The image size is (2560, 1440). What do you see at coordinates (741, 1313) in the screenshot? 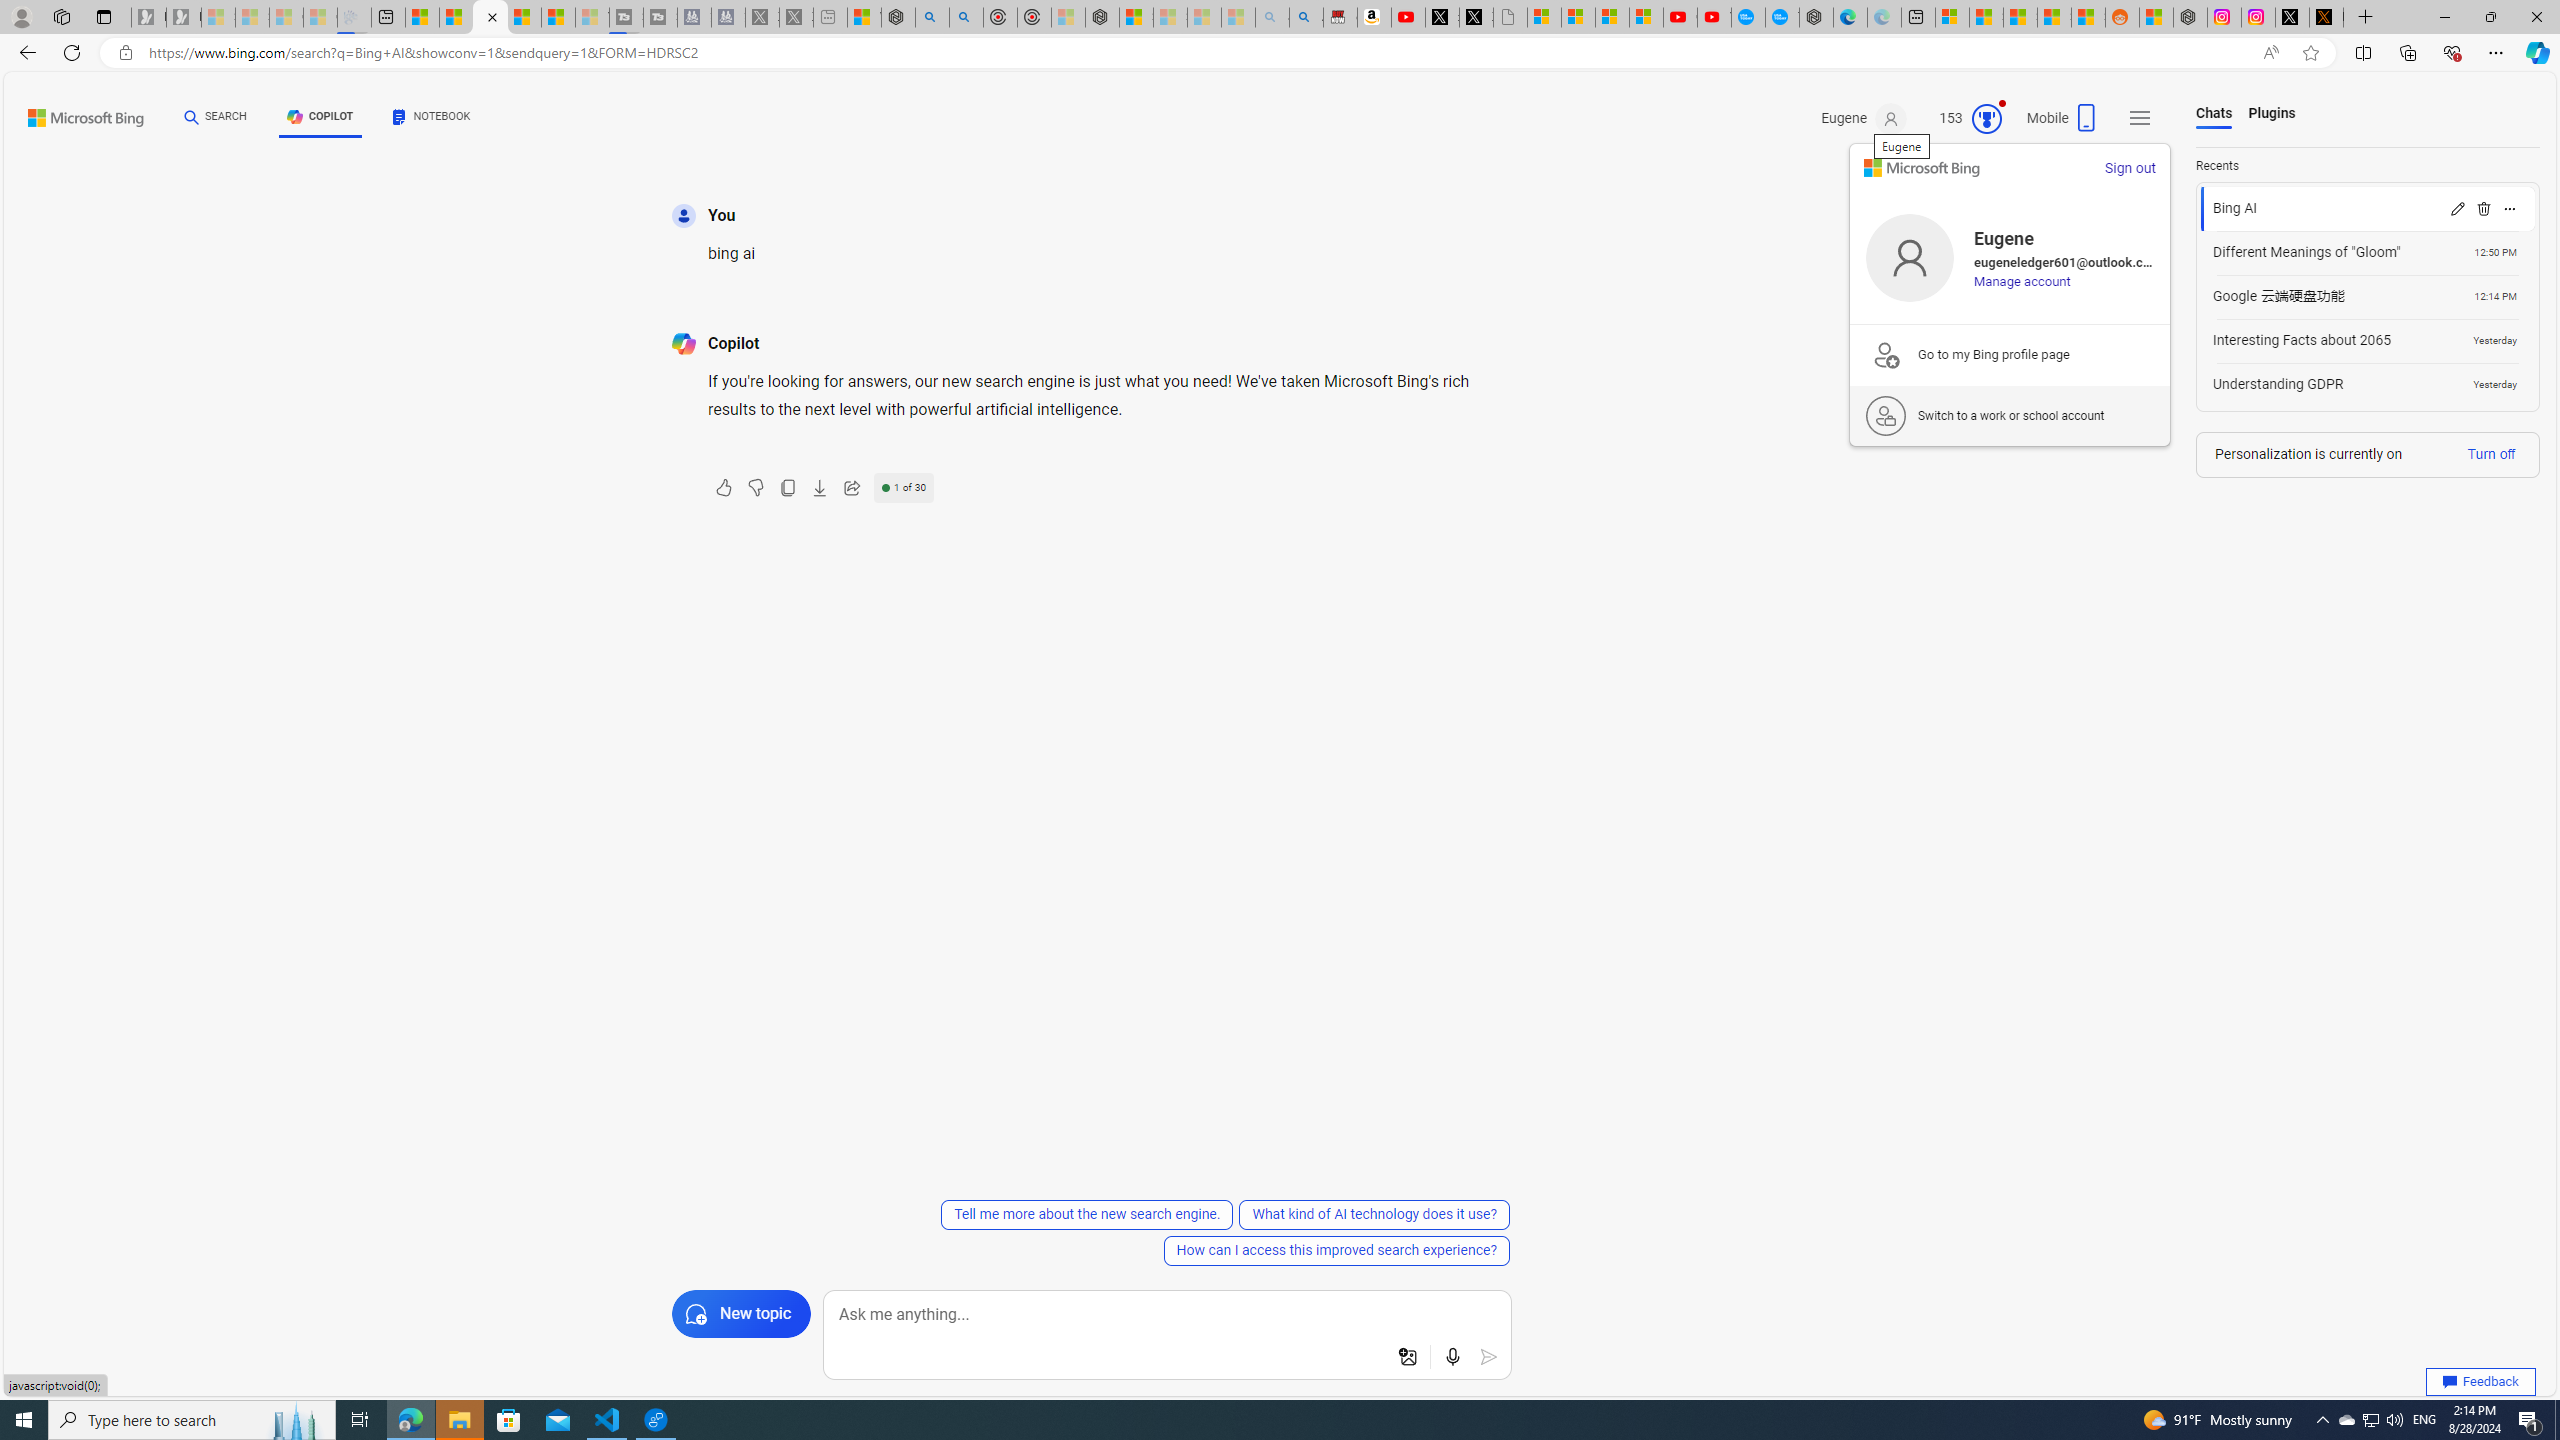
I see `'New topic'` at bounding box center [741, 1313].